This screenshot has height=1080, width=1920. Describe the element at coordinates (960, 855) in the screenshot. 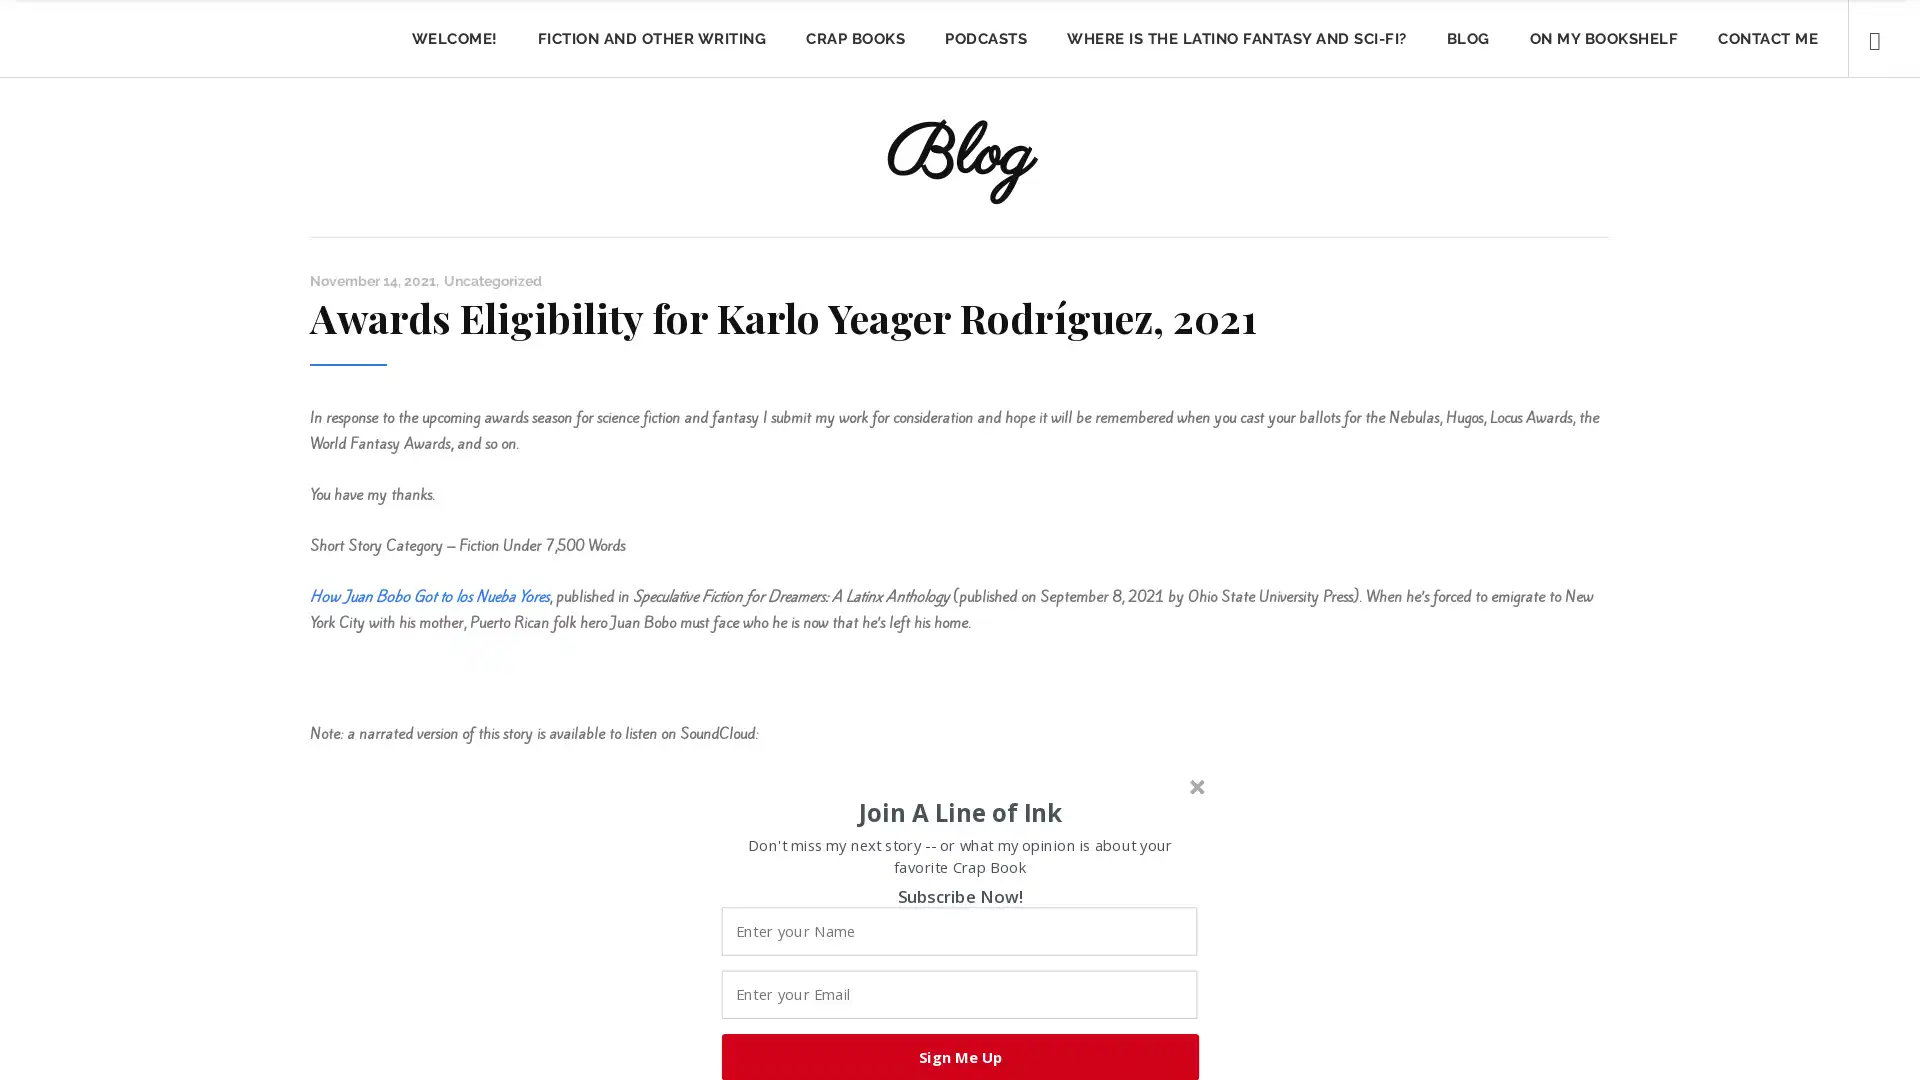

I see `Don't miss my next story -- or what my opinion is about your favorite Crap Book` at that location.